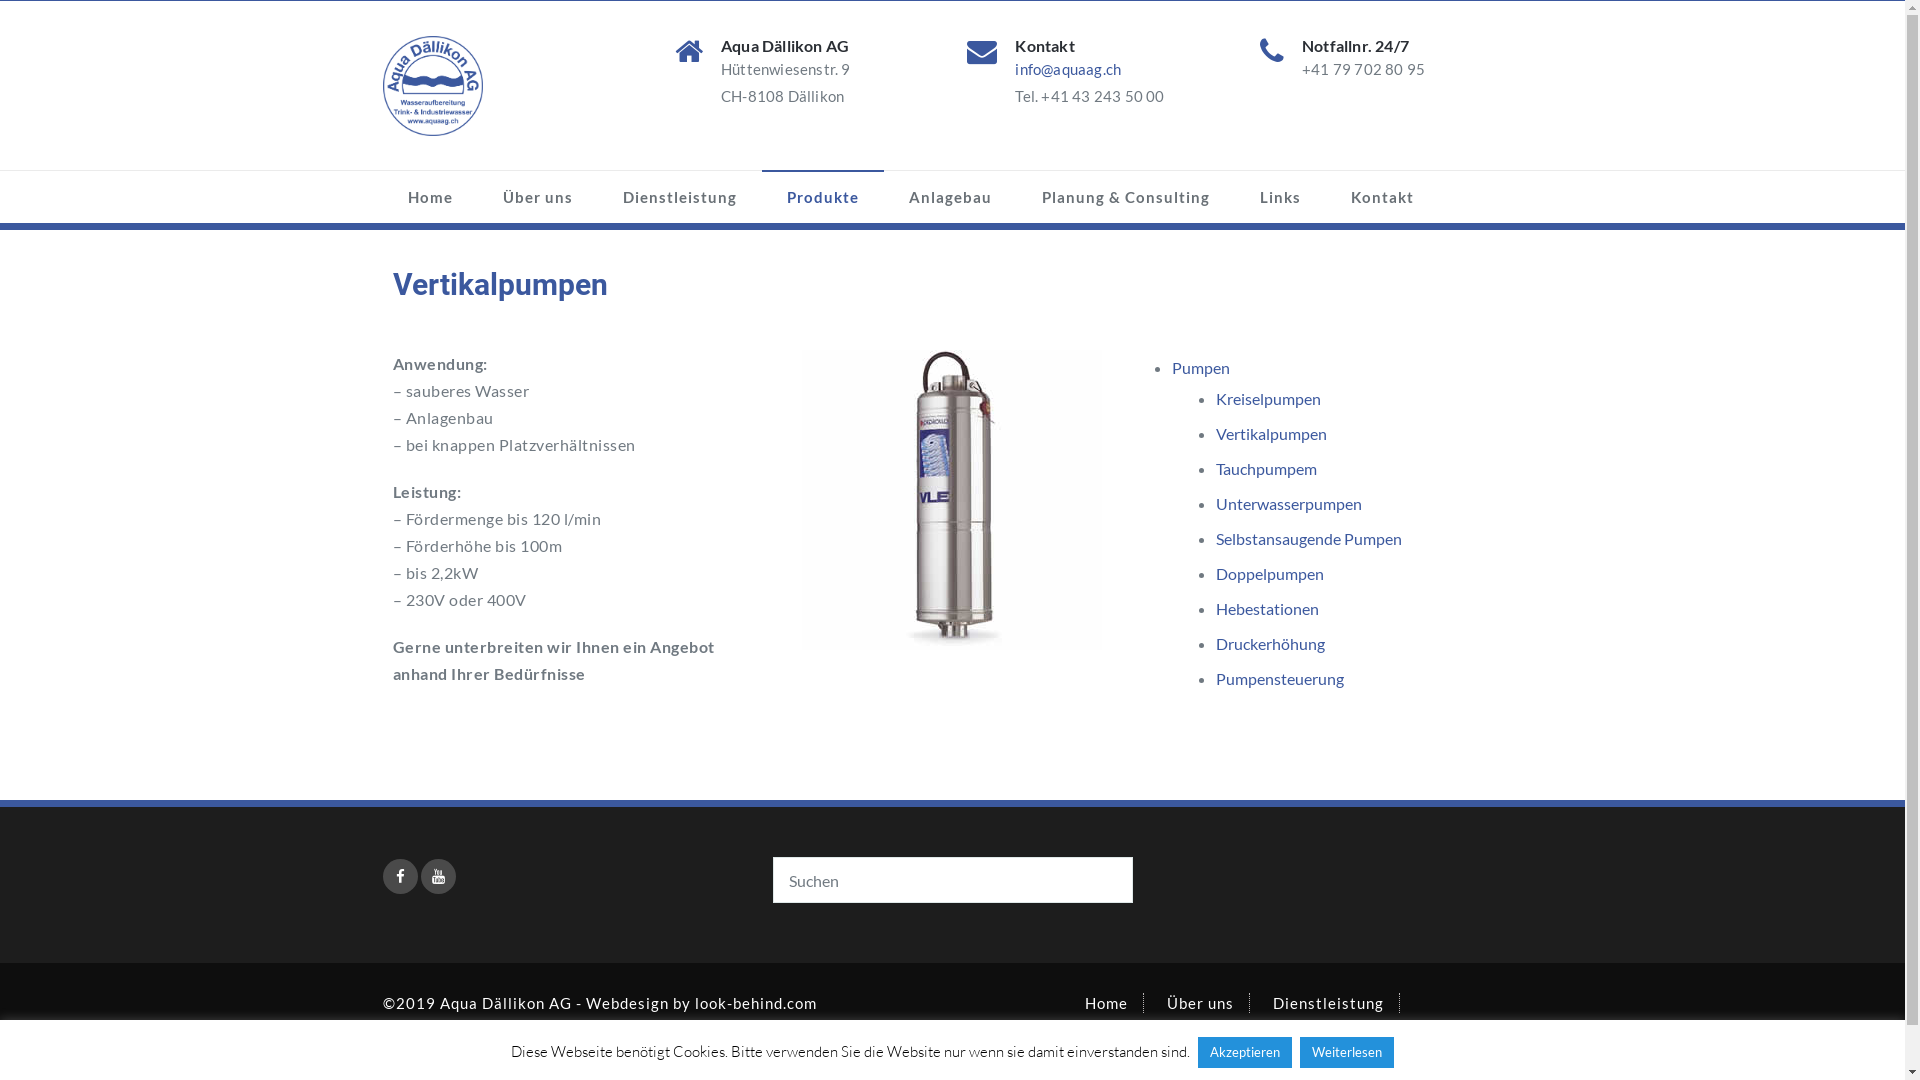  Describe the element at coordinates (1390, 1041) in the screenshot. I see `'Planung & Consulting'` at that location.